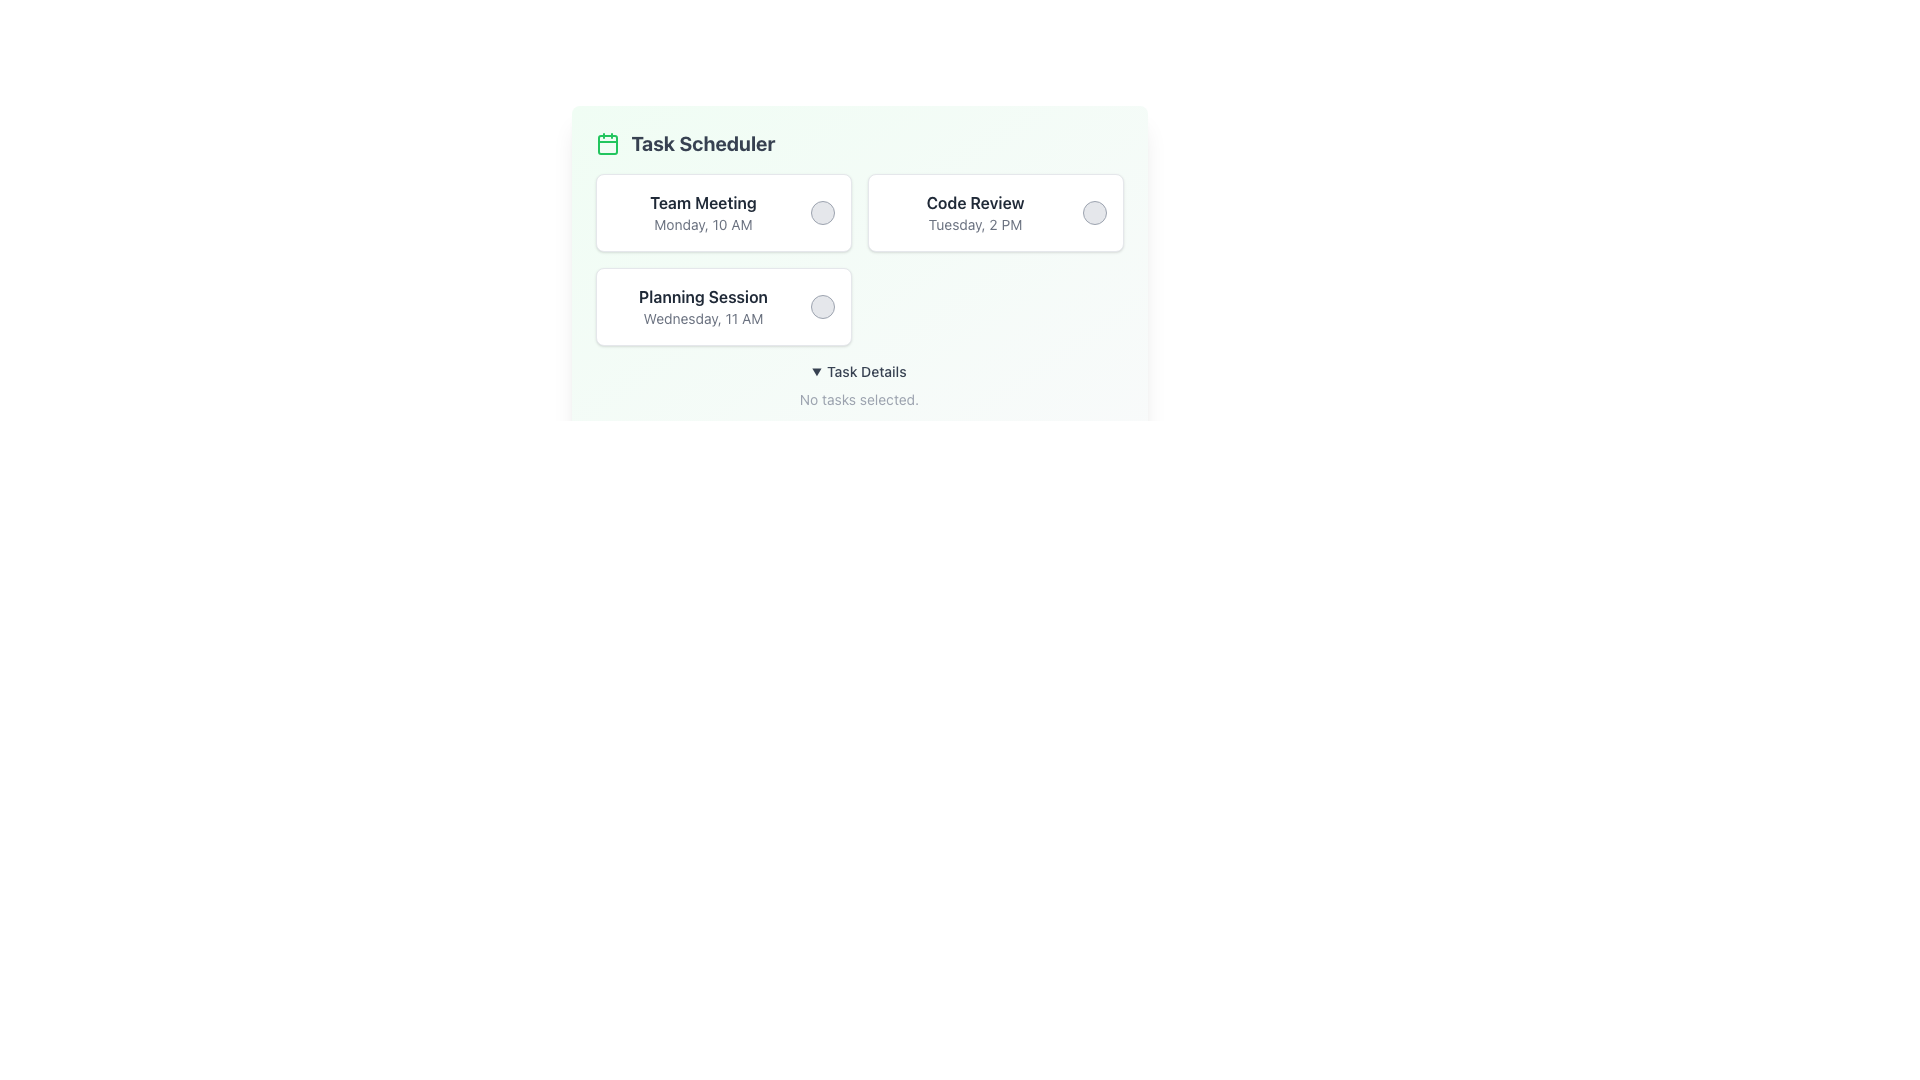 The image size is (1920, 1080). What do you see at coordinates (975, 224) in the screenshot?
I see `scheduling information text label located below the 'Code Review' text, which conveys the timing details of a specific task or event` at bounding box center [975, 224].